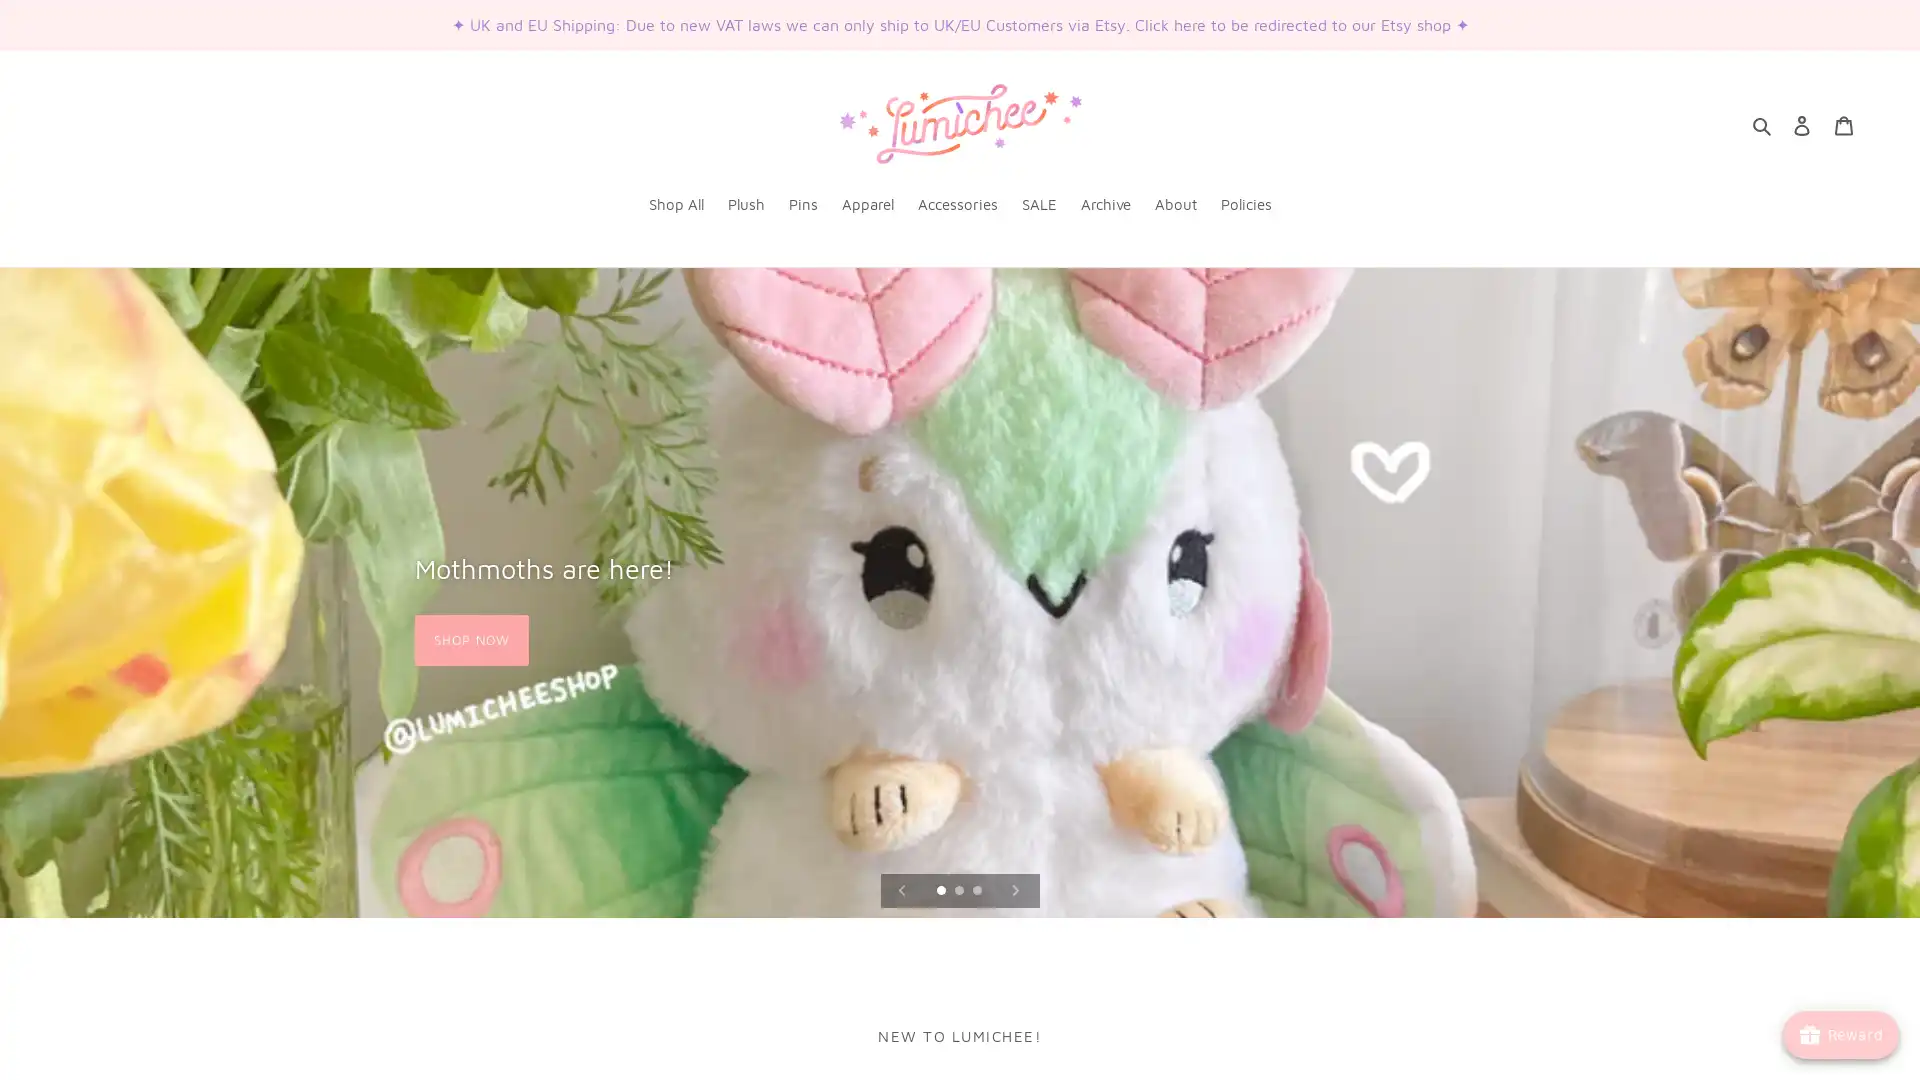  Describe the element at coordinates (1840, 1034) in the screenshot. I see `Reward` at that location.